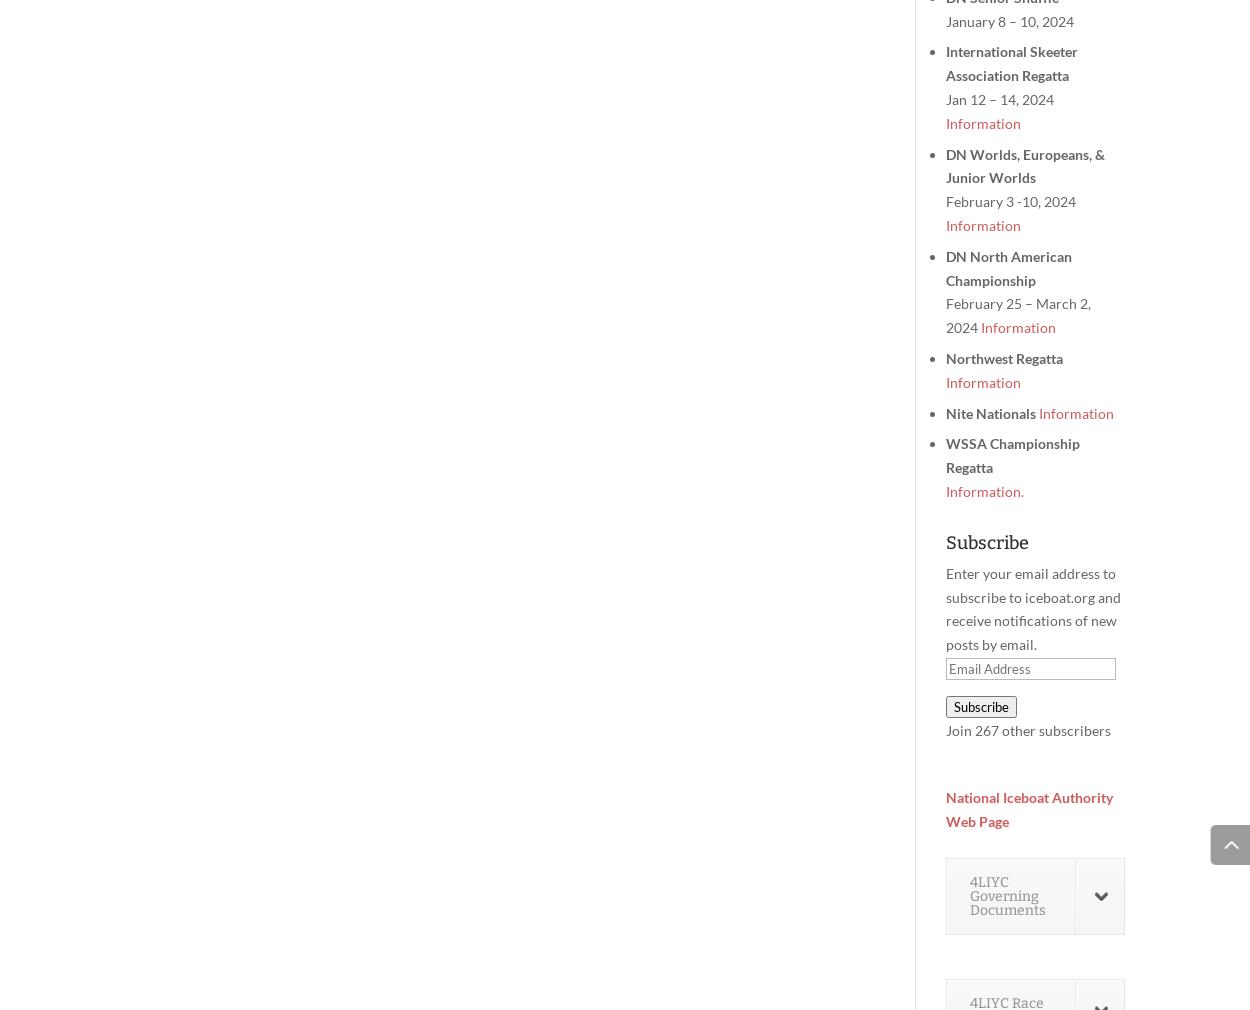 The image size is (1250, 1010). What do you see at coordinates (1011, 200) in the screenshot?
I see `'February 3 -10, 2024'` at bounding box center [1011, 200].